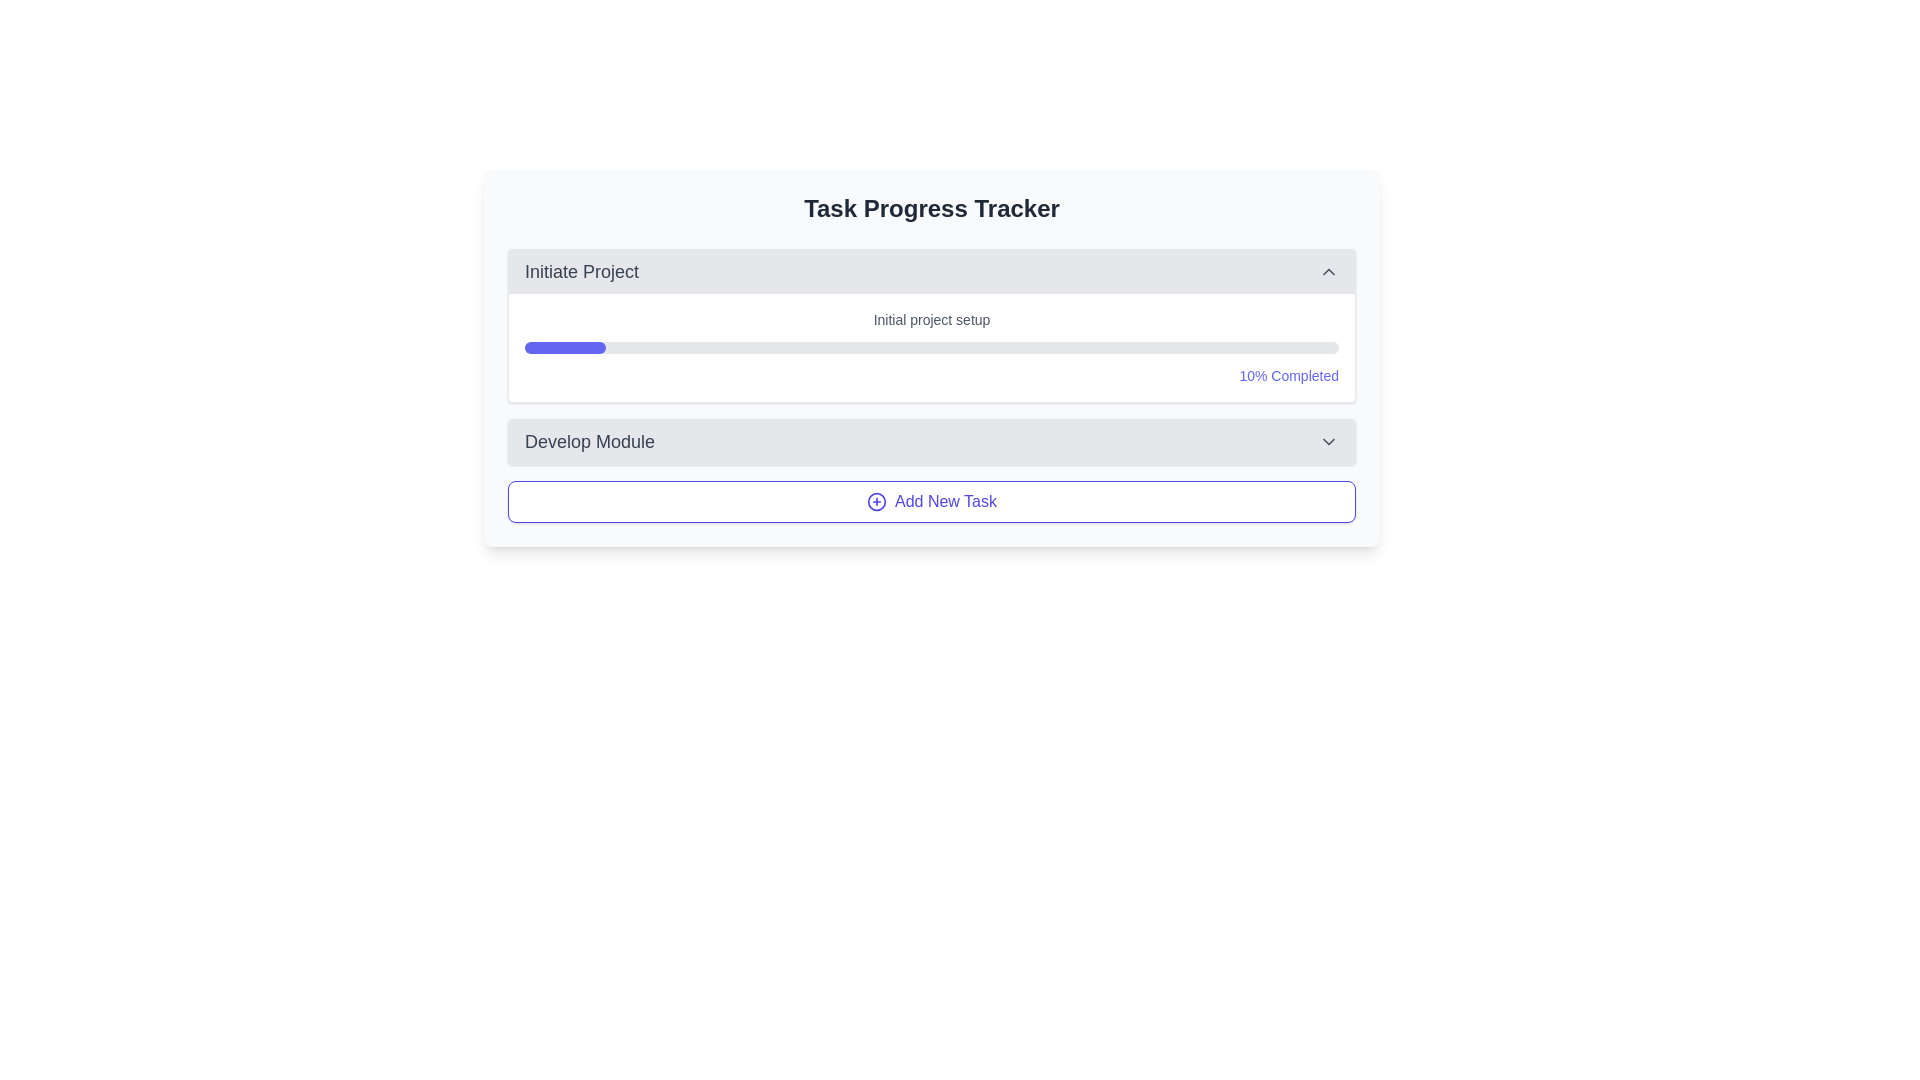 Image resolution: width=1920 pixels, height=1080 pixels. What do you see at coordinates (930, 319) in the screenshot?
I see `the label text that describes the task in the progress tracker, which is centrally aligned above the progress bar` at bounding box center [930, 319].